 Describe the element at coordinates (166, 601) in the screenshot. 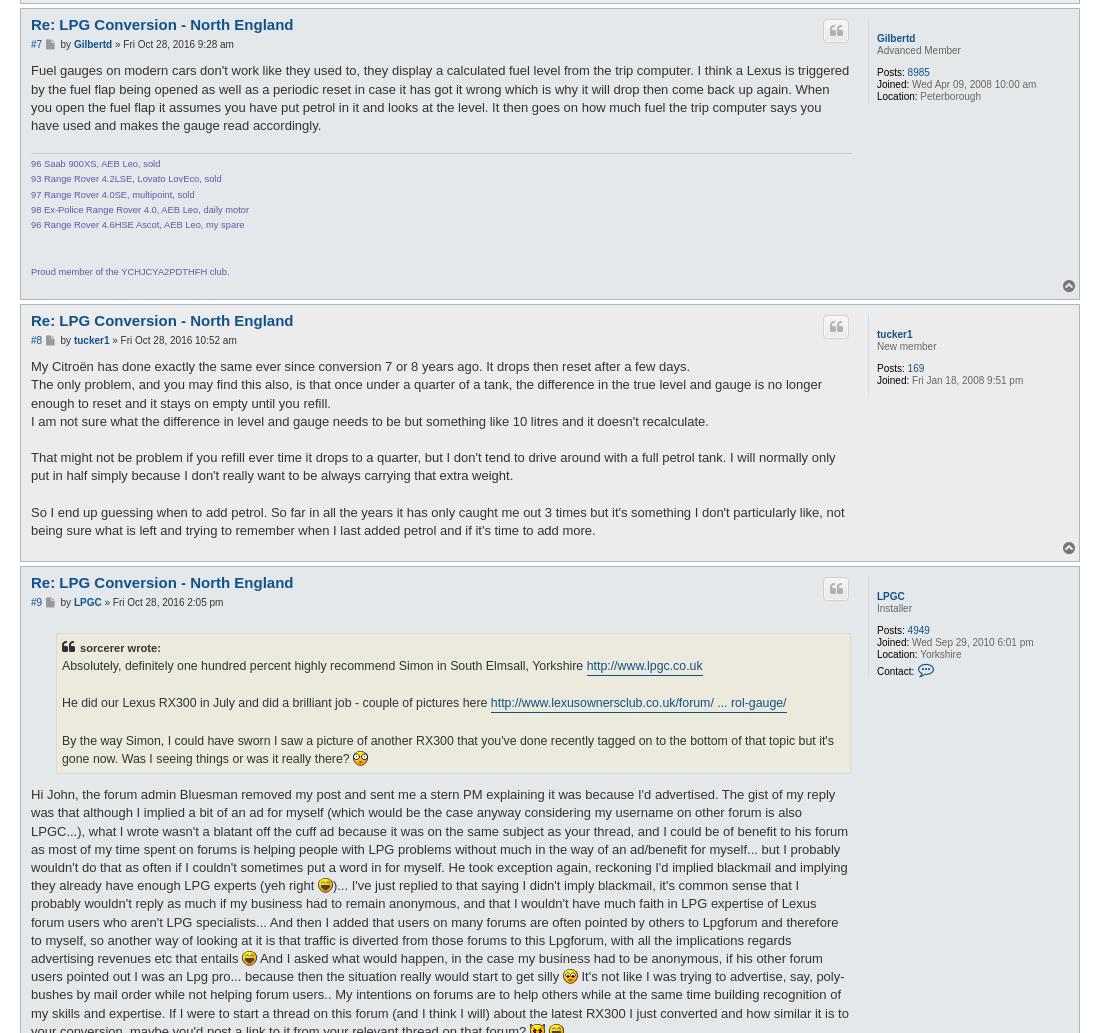

I see `'Fri Oct 28, 2016 2:05 pm'` at that location.